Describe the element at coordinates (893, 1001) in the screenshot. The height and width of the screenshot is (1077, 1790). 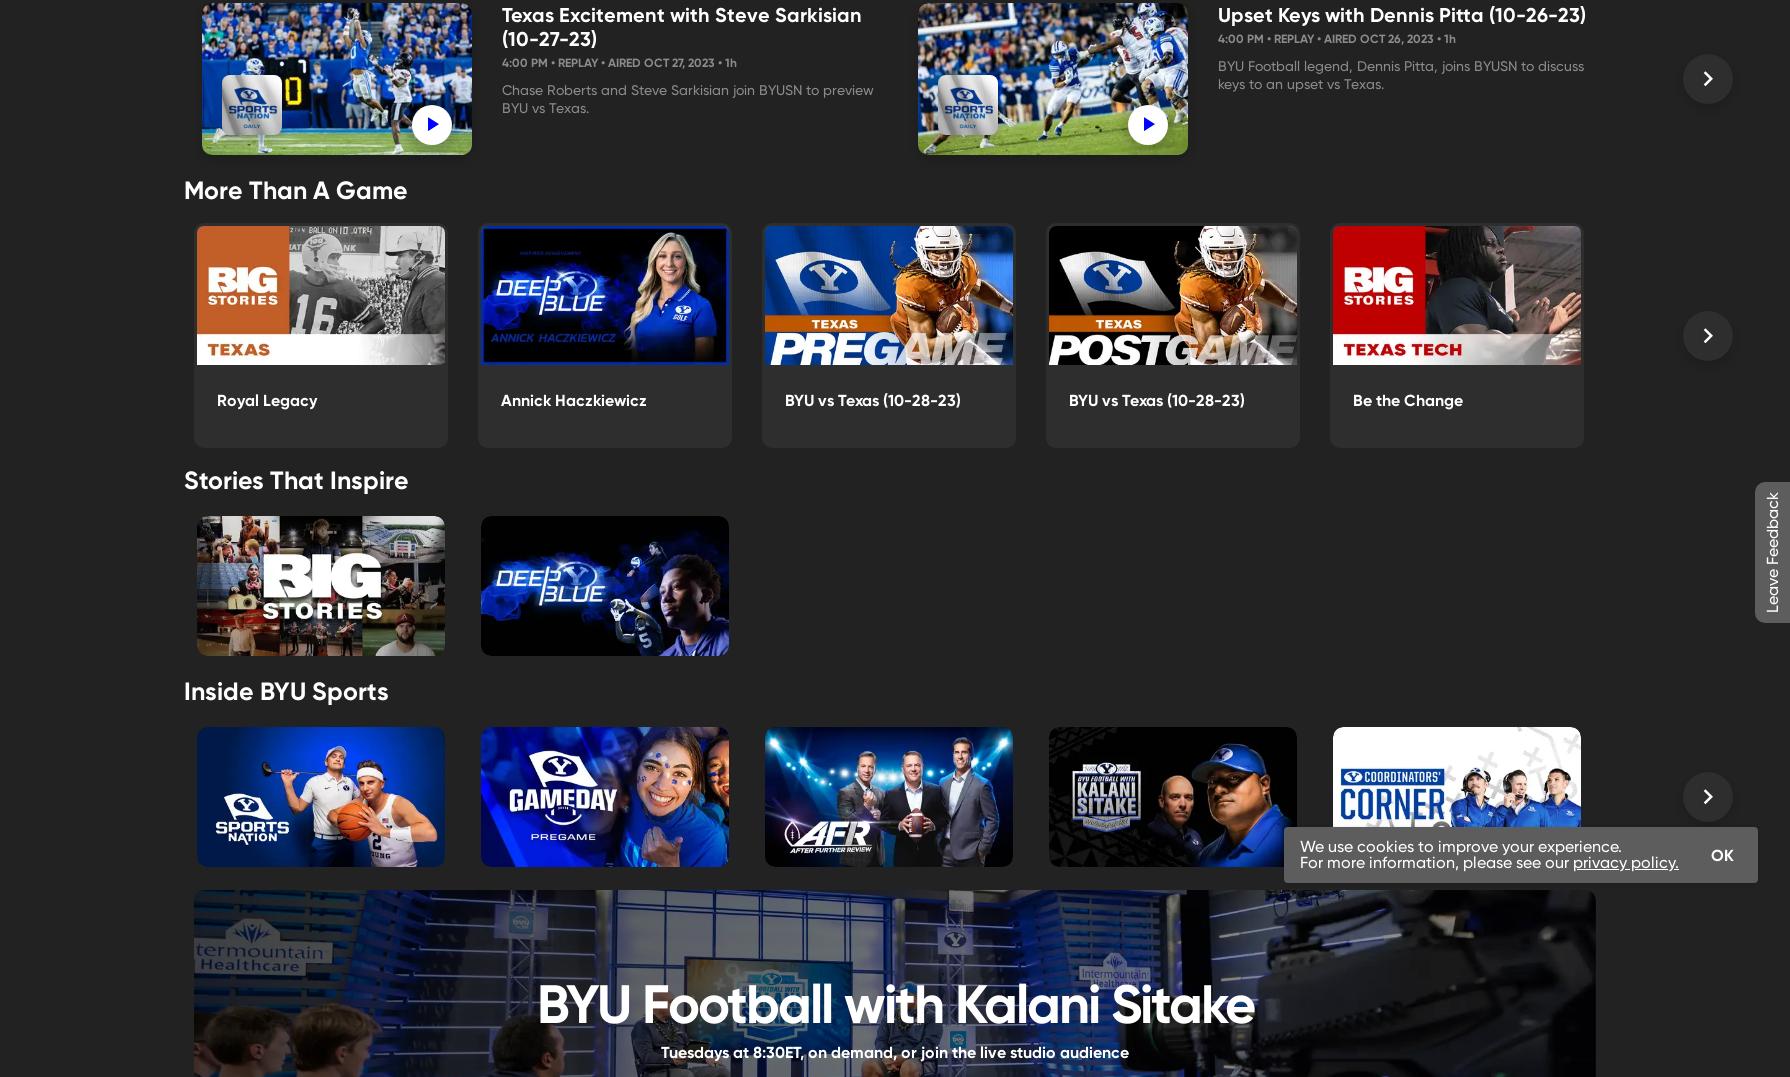
I see `'BYU Football with Kalani Sitake'` at that location.